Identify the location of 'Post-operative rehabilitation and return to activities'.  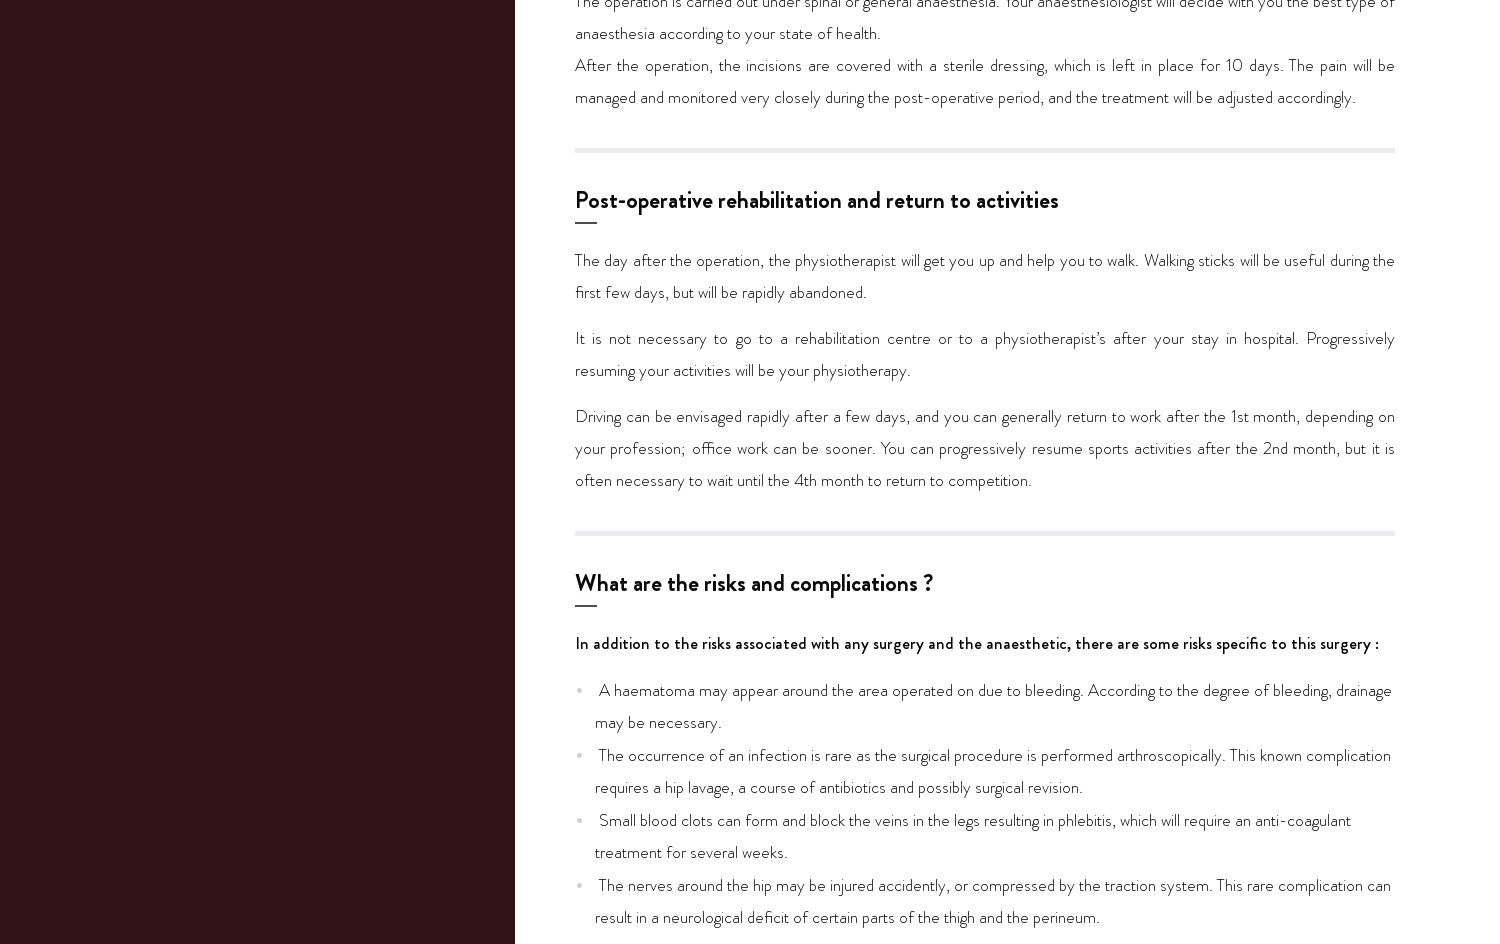
(816, 197).